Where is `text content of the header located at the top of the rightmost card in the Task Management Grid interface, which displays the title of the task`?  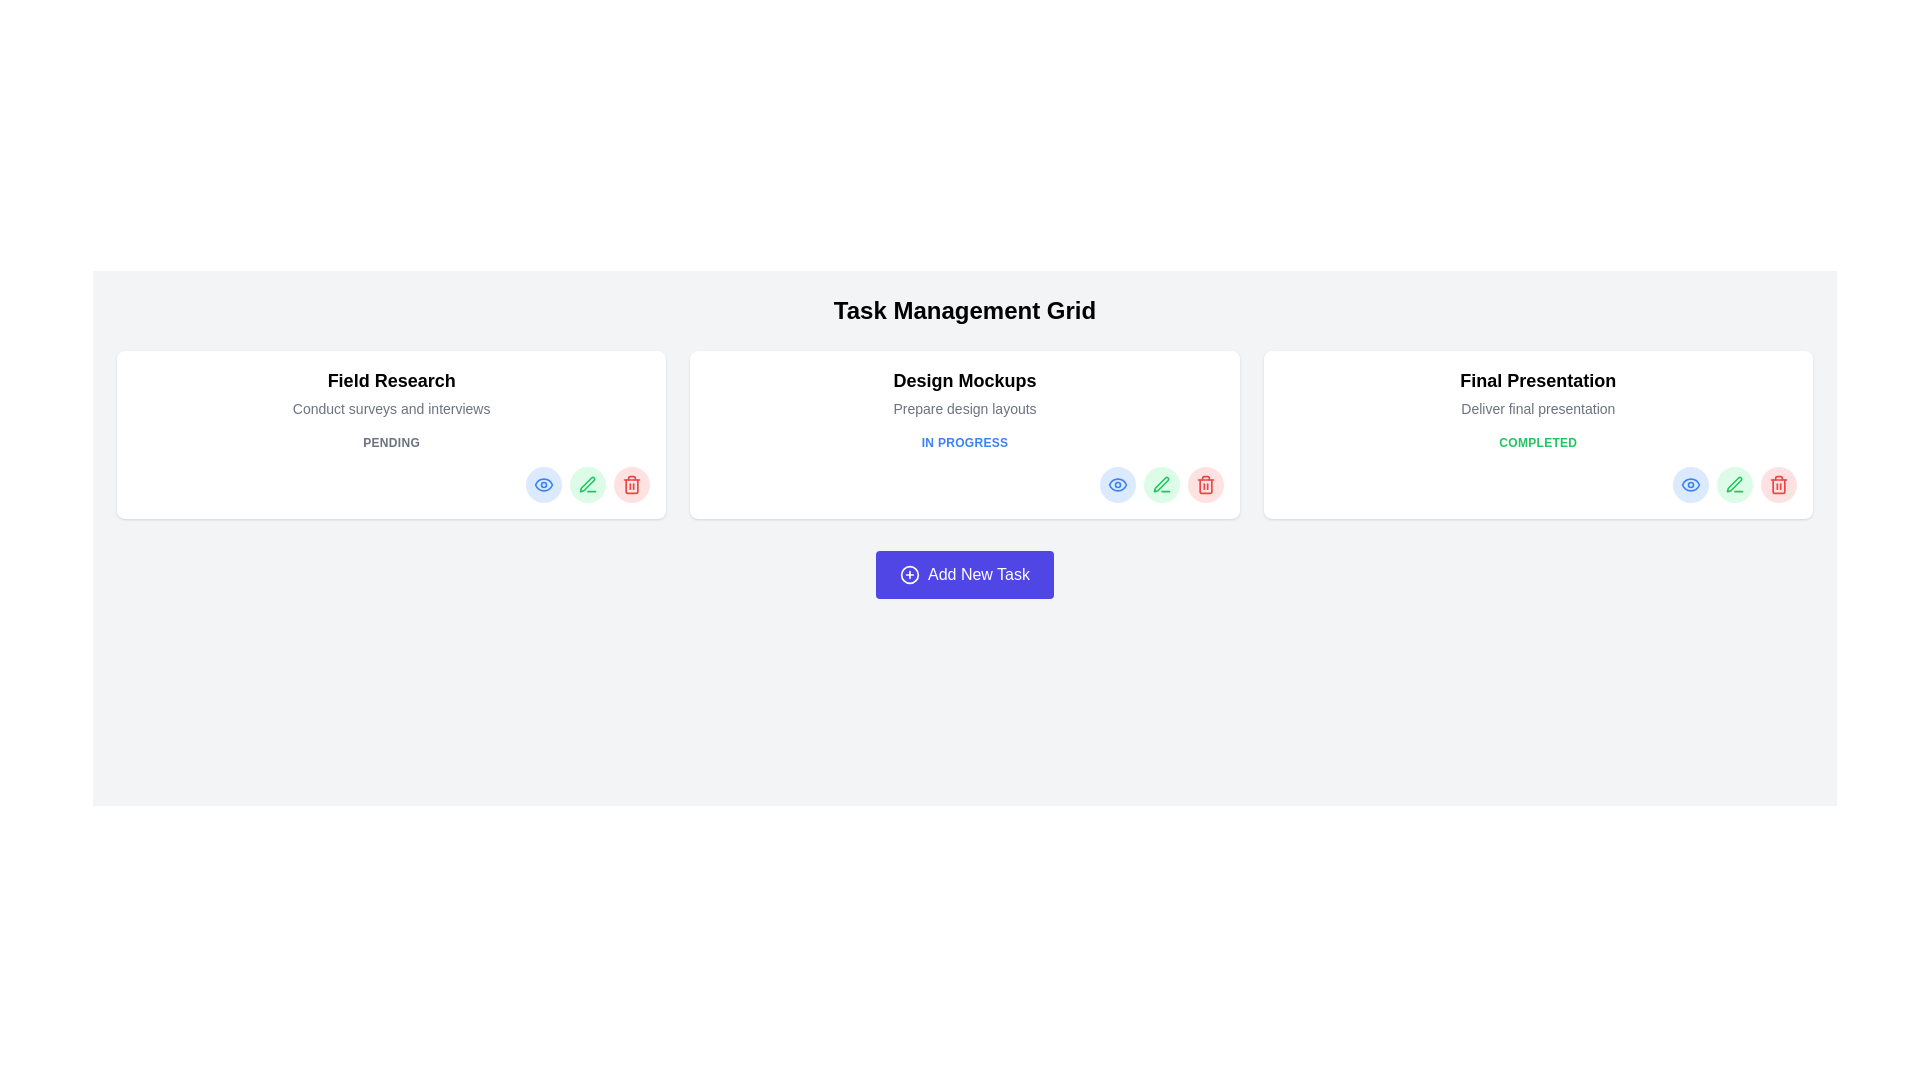 text content of the header located at the top of the rightmost card in the Task Management Grid interface, which displays the title of the task is located at coordinates (1537, 381).